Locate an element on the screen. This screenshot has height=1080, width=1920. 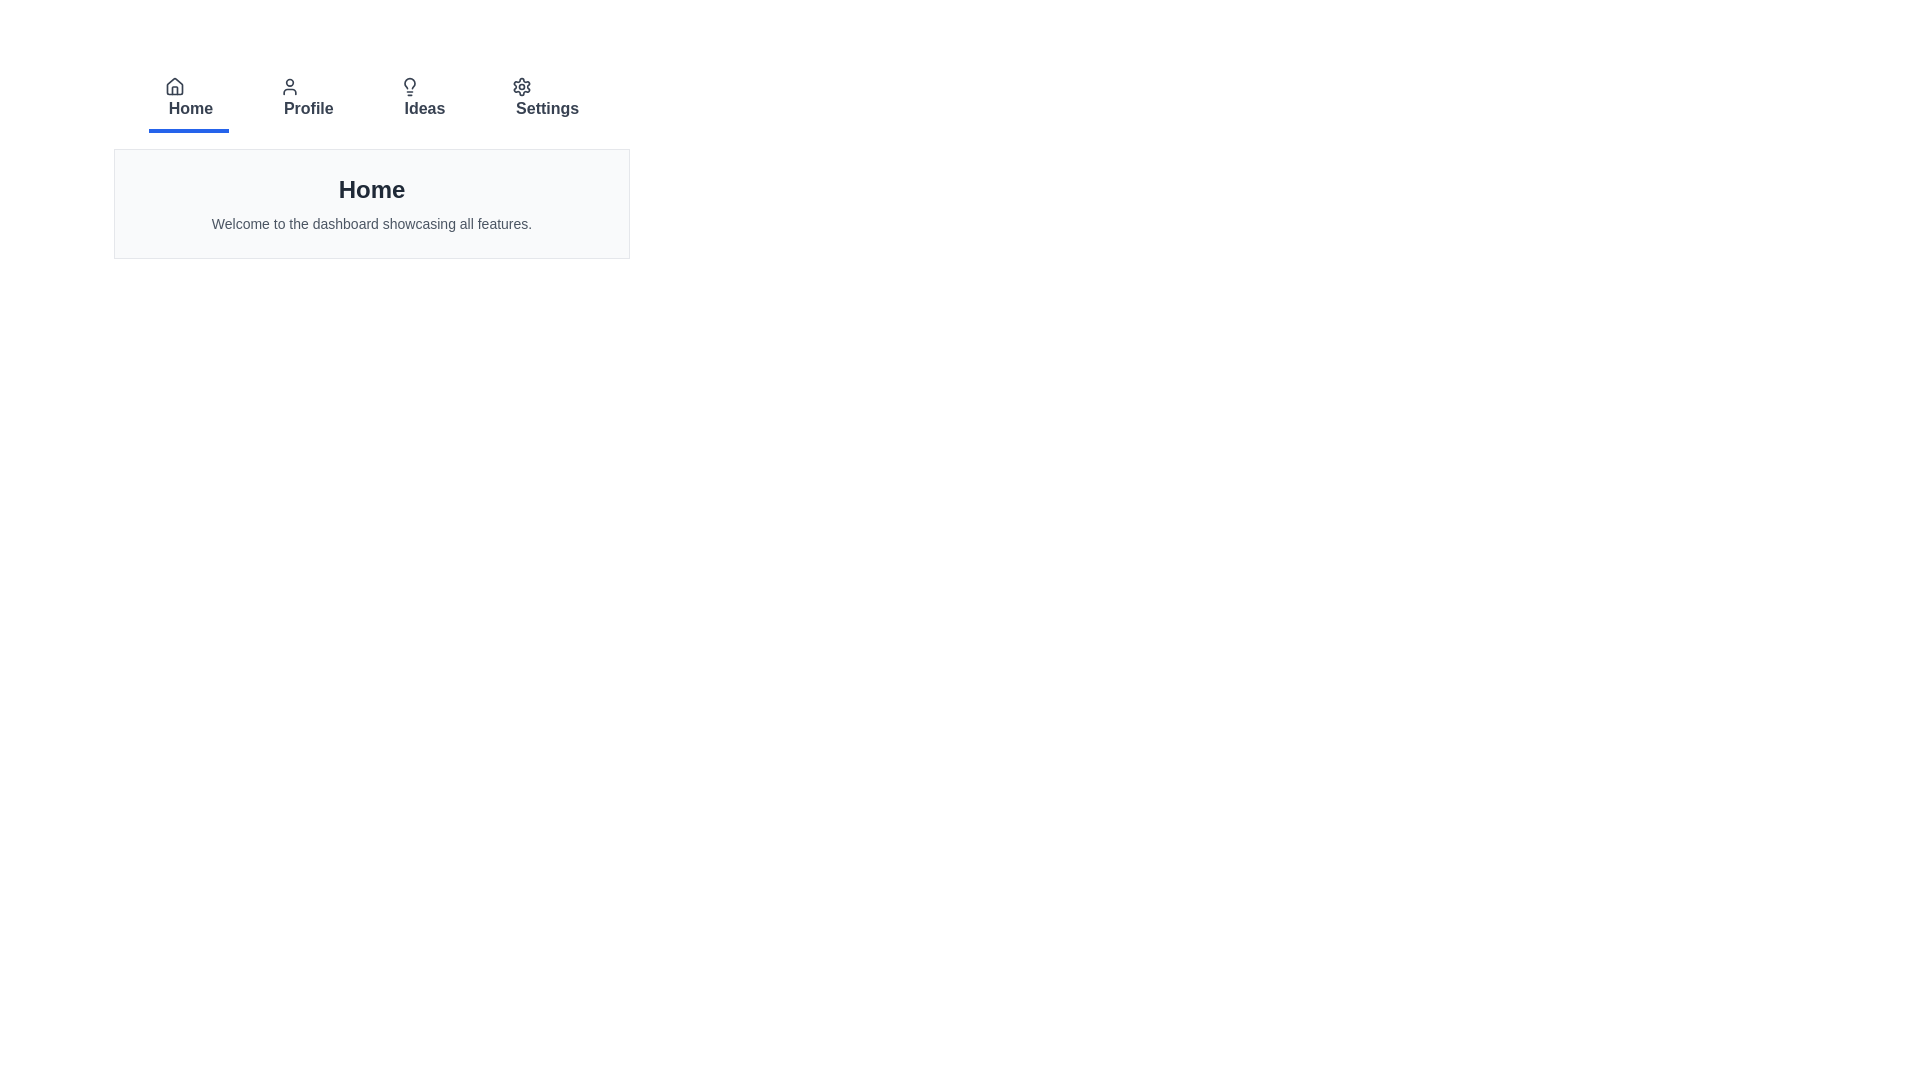
the tab labeled Home to view its content is located at coordinates (188, 100).